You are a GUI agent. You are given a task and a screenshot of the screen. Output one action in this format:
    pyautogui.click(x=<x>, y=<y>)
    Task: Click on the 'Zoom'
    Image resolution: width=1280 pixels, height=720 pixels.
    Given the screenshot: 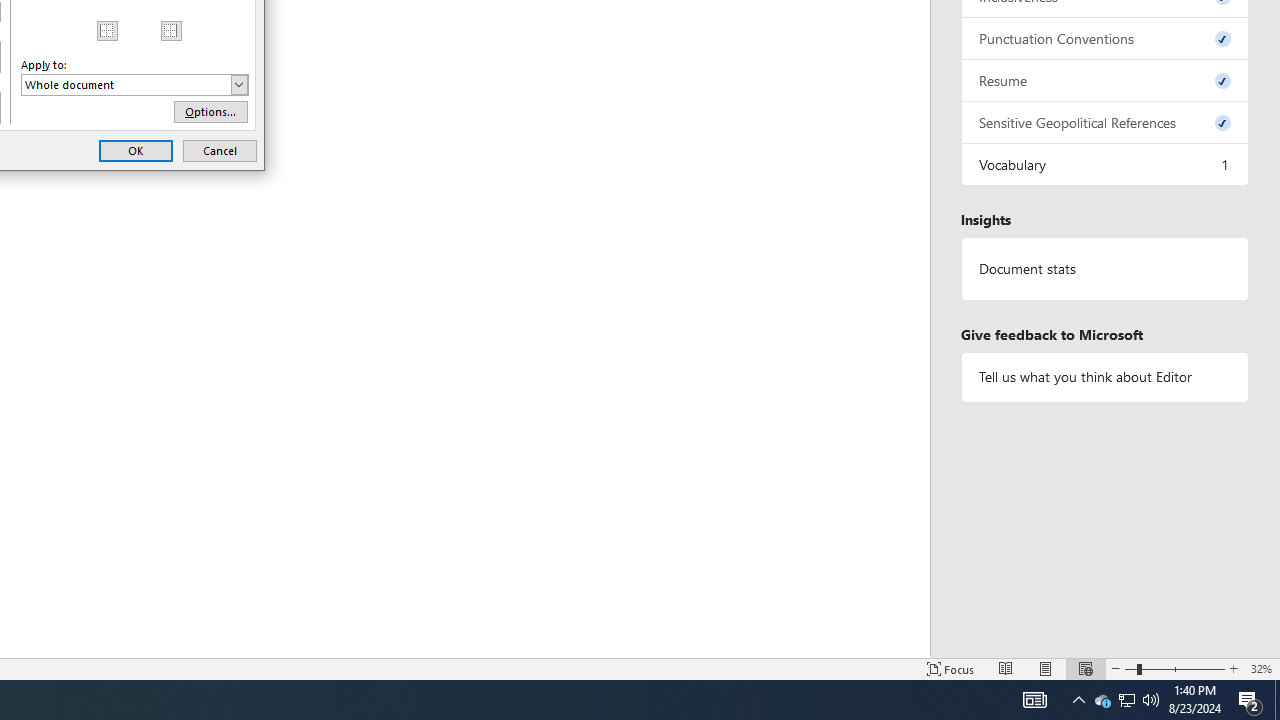 What is the action you would take?
    pyautogui.click(x=1175, y=669)
    